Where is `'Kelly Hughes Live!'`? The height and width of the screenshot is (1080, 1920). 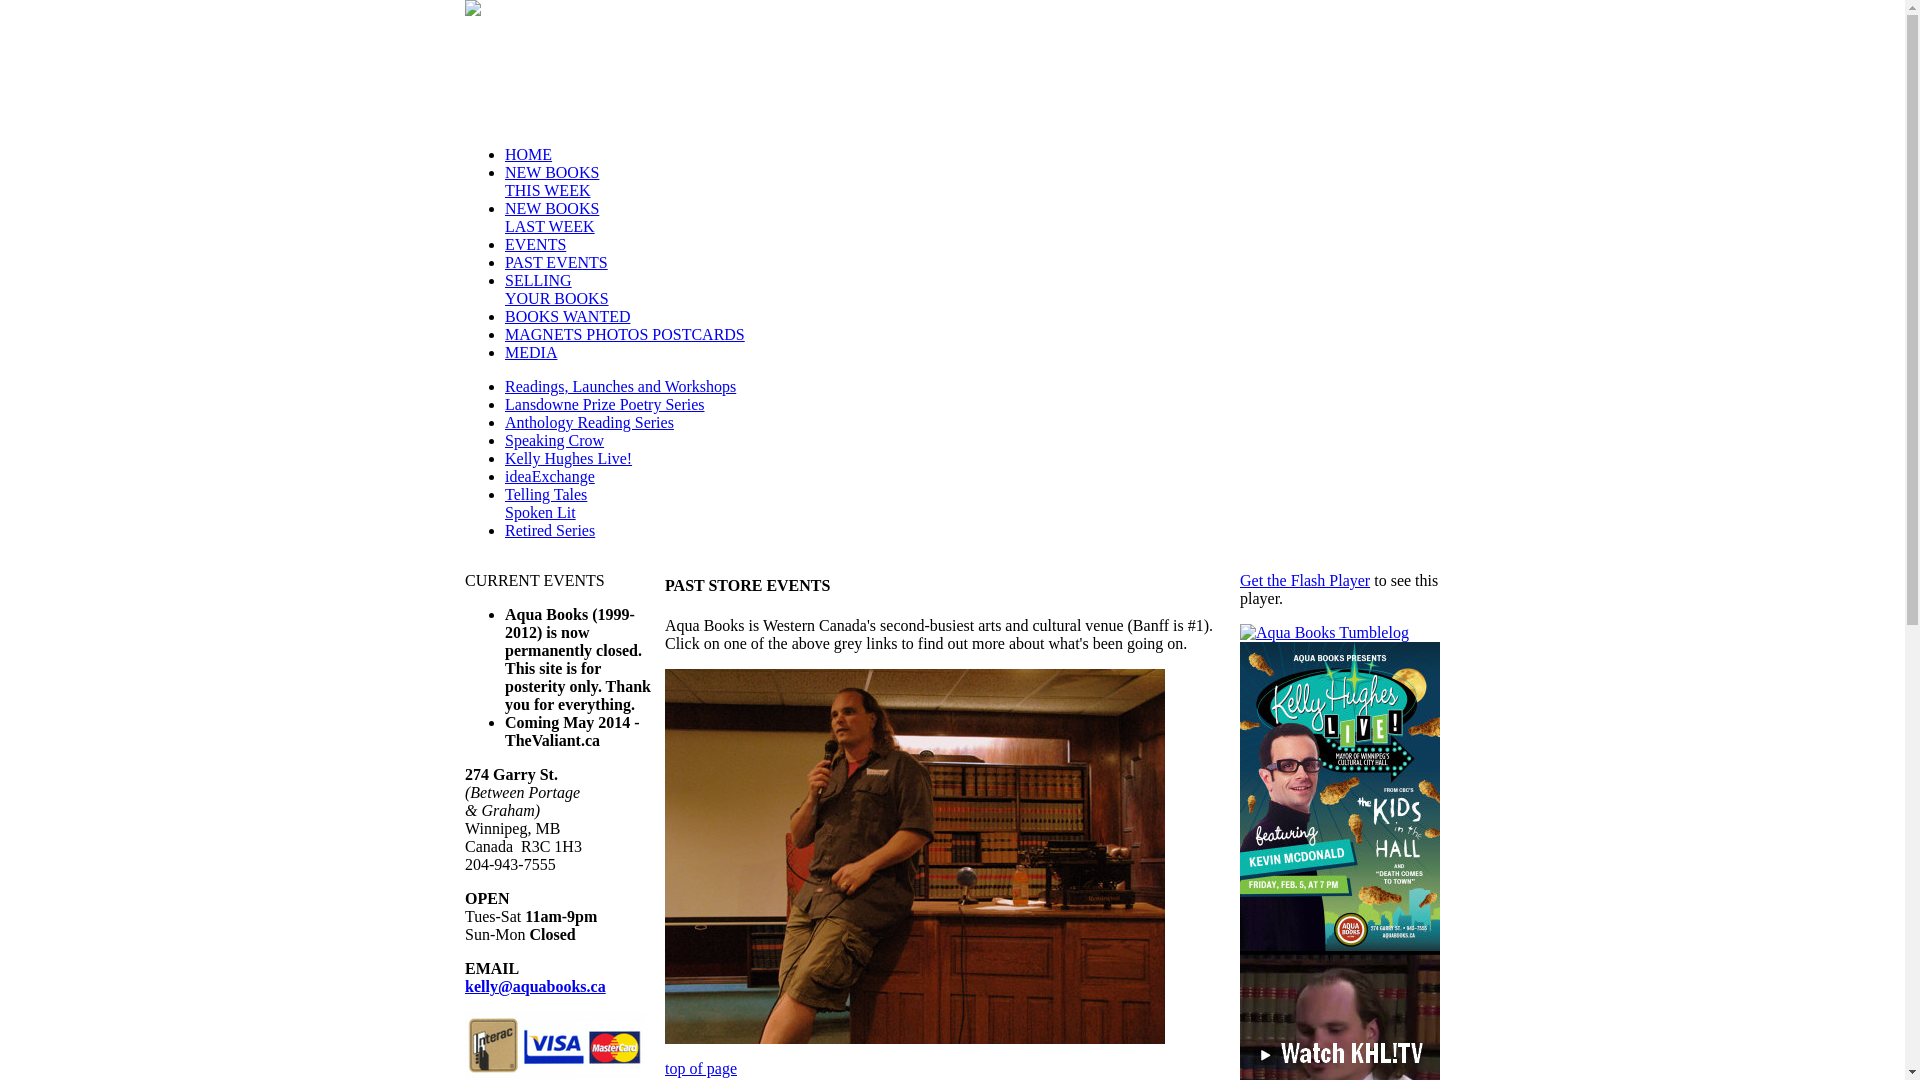
'Kelly Hughes Live!' is located at coordinates (567, 458).